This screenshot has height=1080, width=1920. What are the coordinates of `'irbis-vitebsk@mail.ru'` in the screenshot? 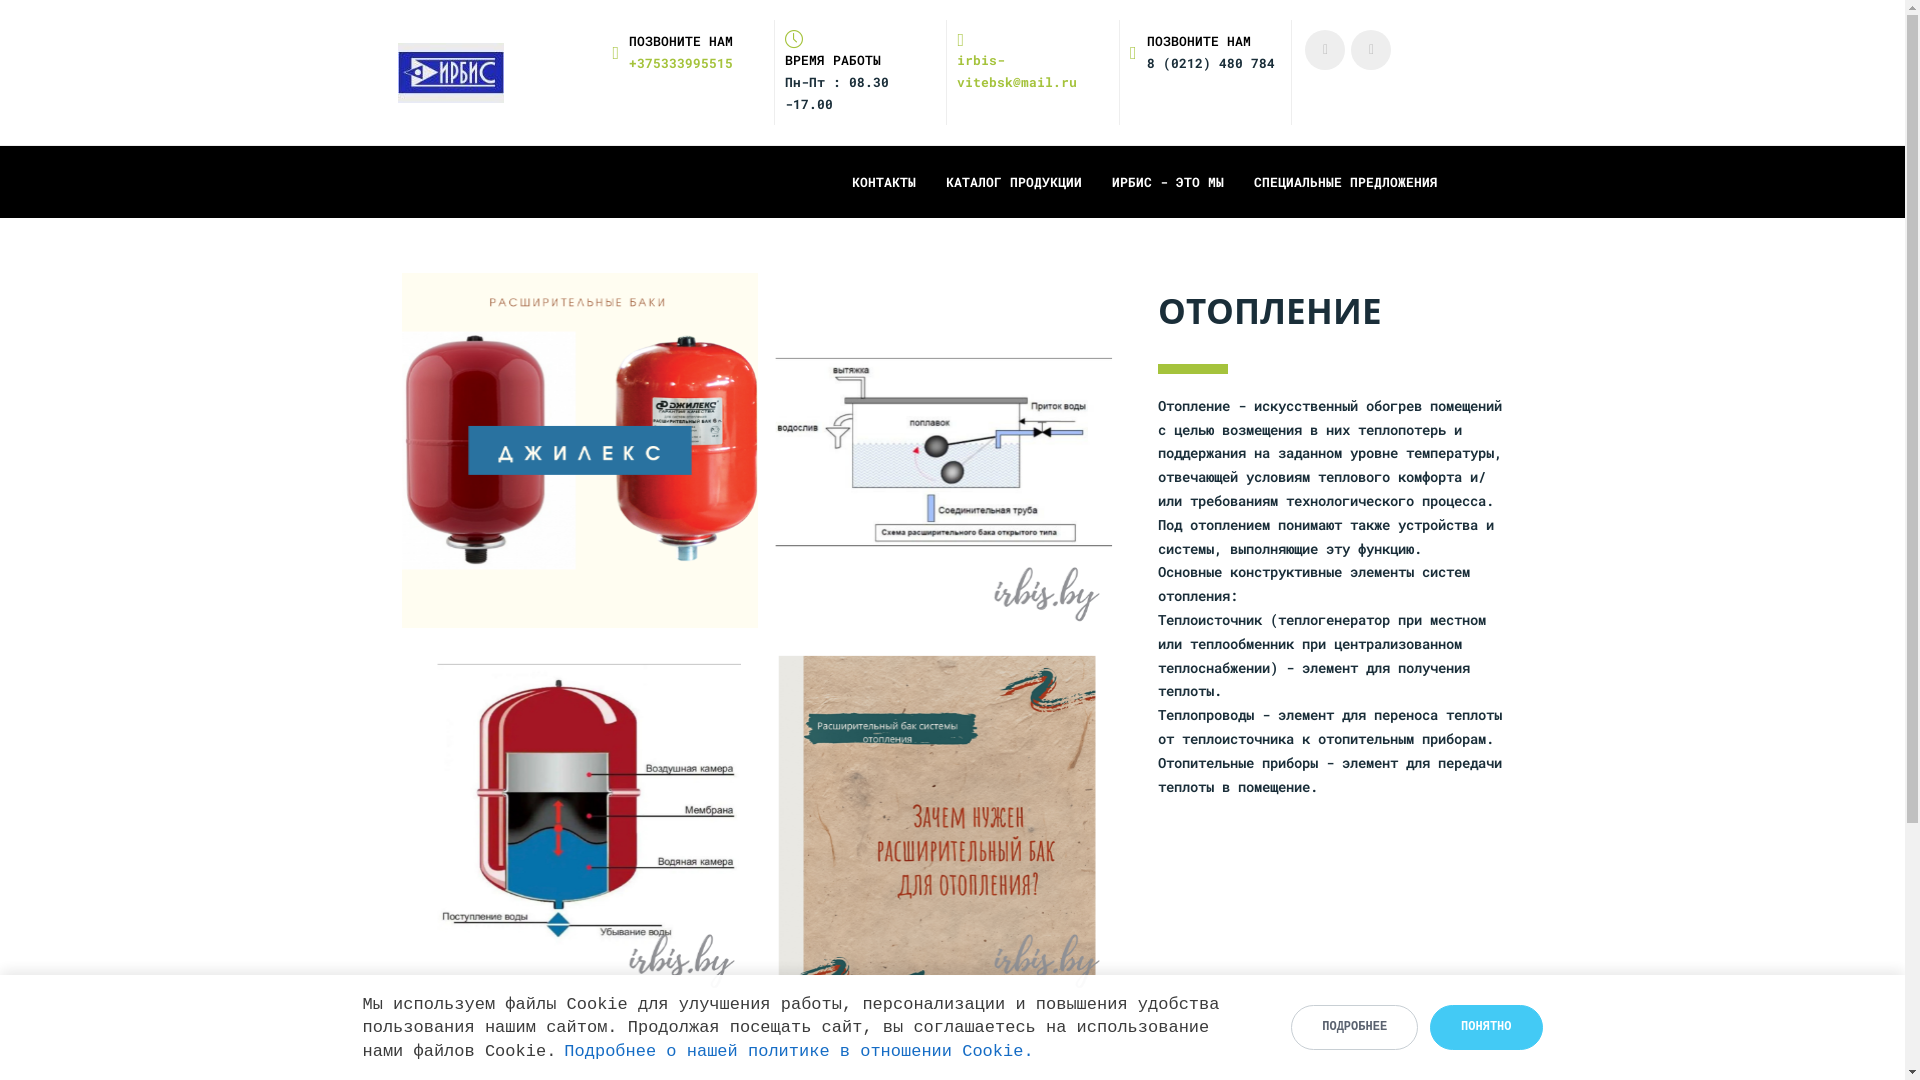 It's located at (1032, 60).